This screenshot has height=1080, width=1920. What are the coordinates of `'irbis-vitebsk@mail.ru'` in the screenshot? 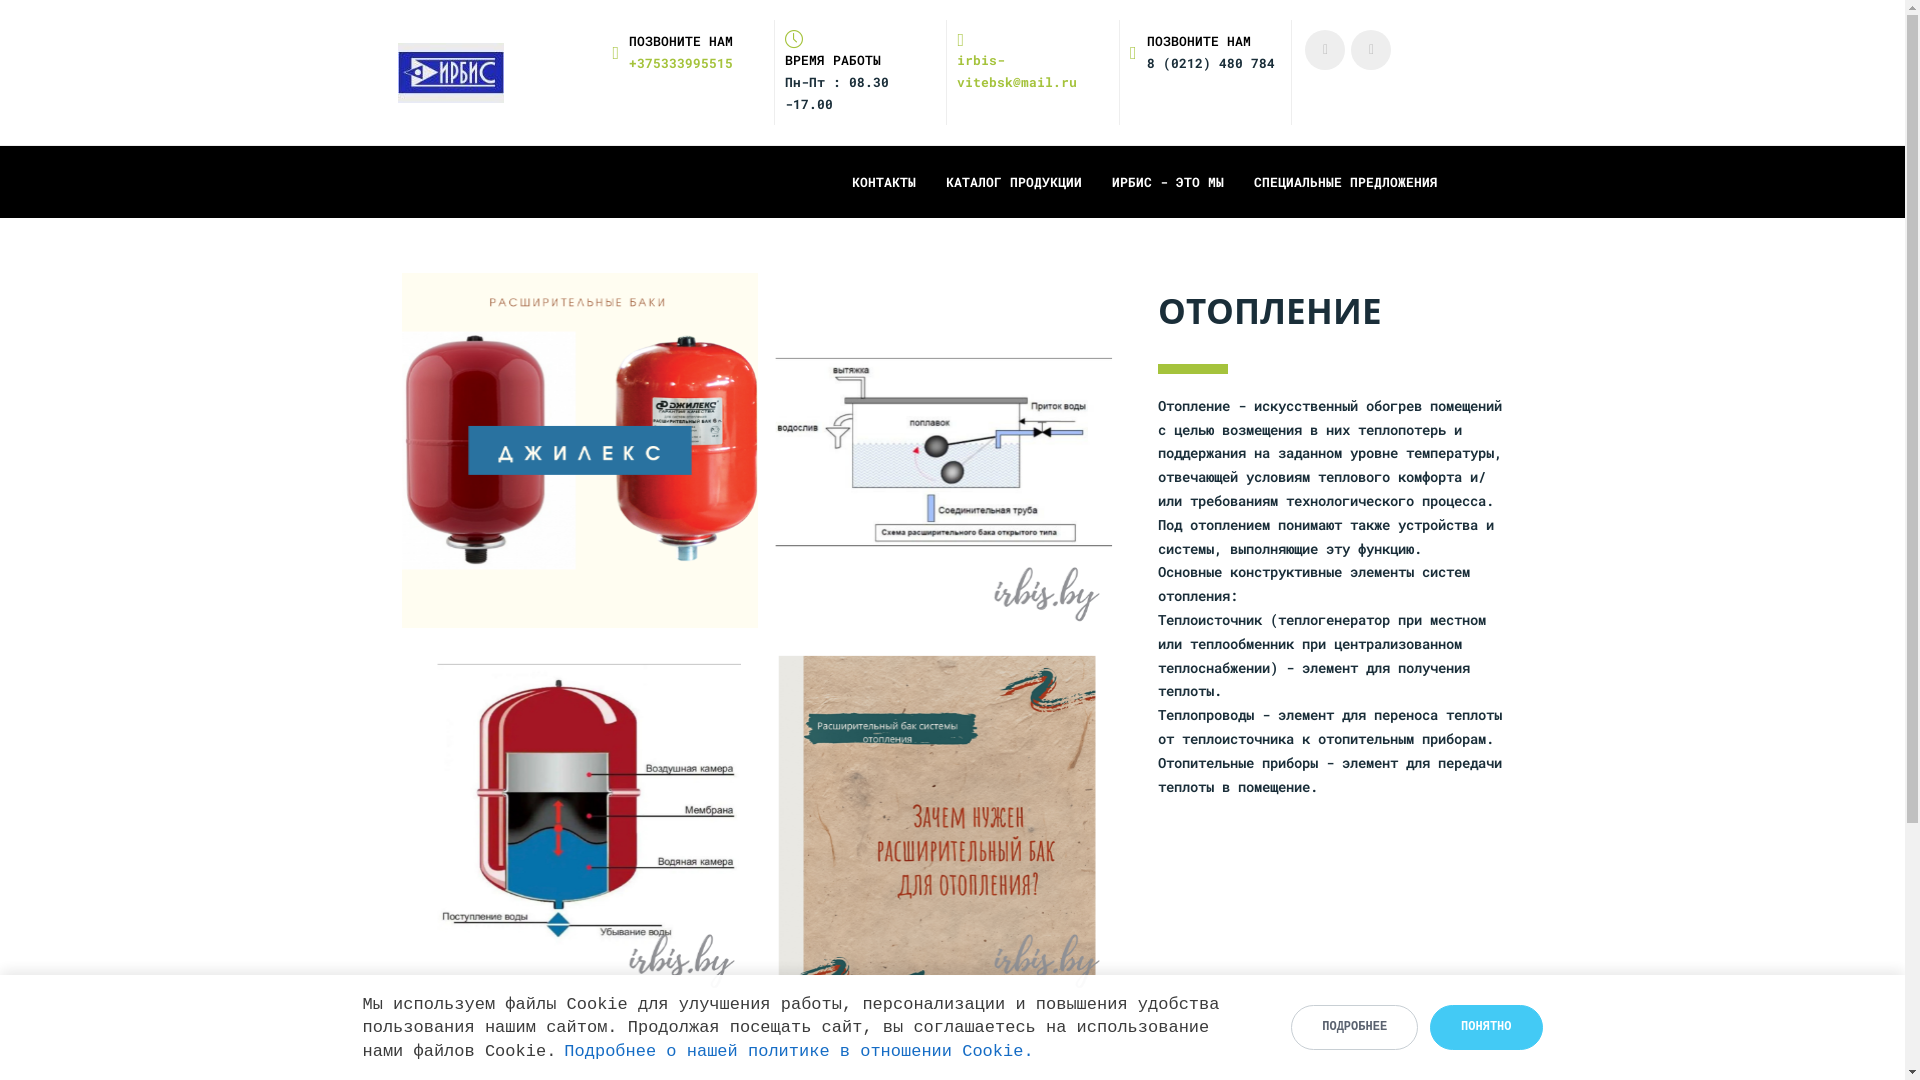 It's located at (1032, 60).